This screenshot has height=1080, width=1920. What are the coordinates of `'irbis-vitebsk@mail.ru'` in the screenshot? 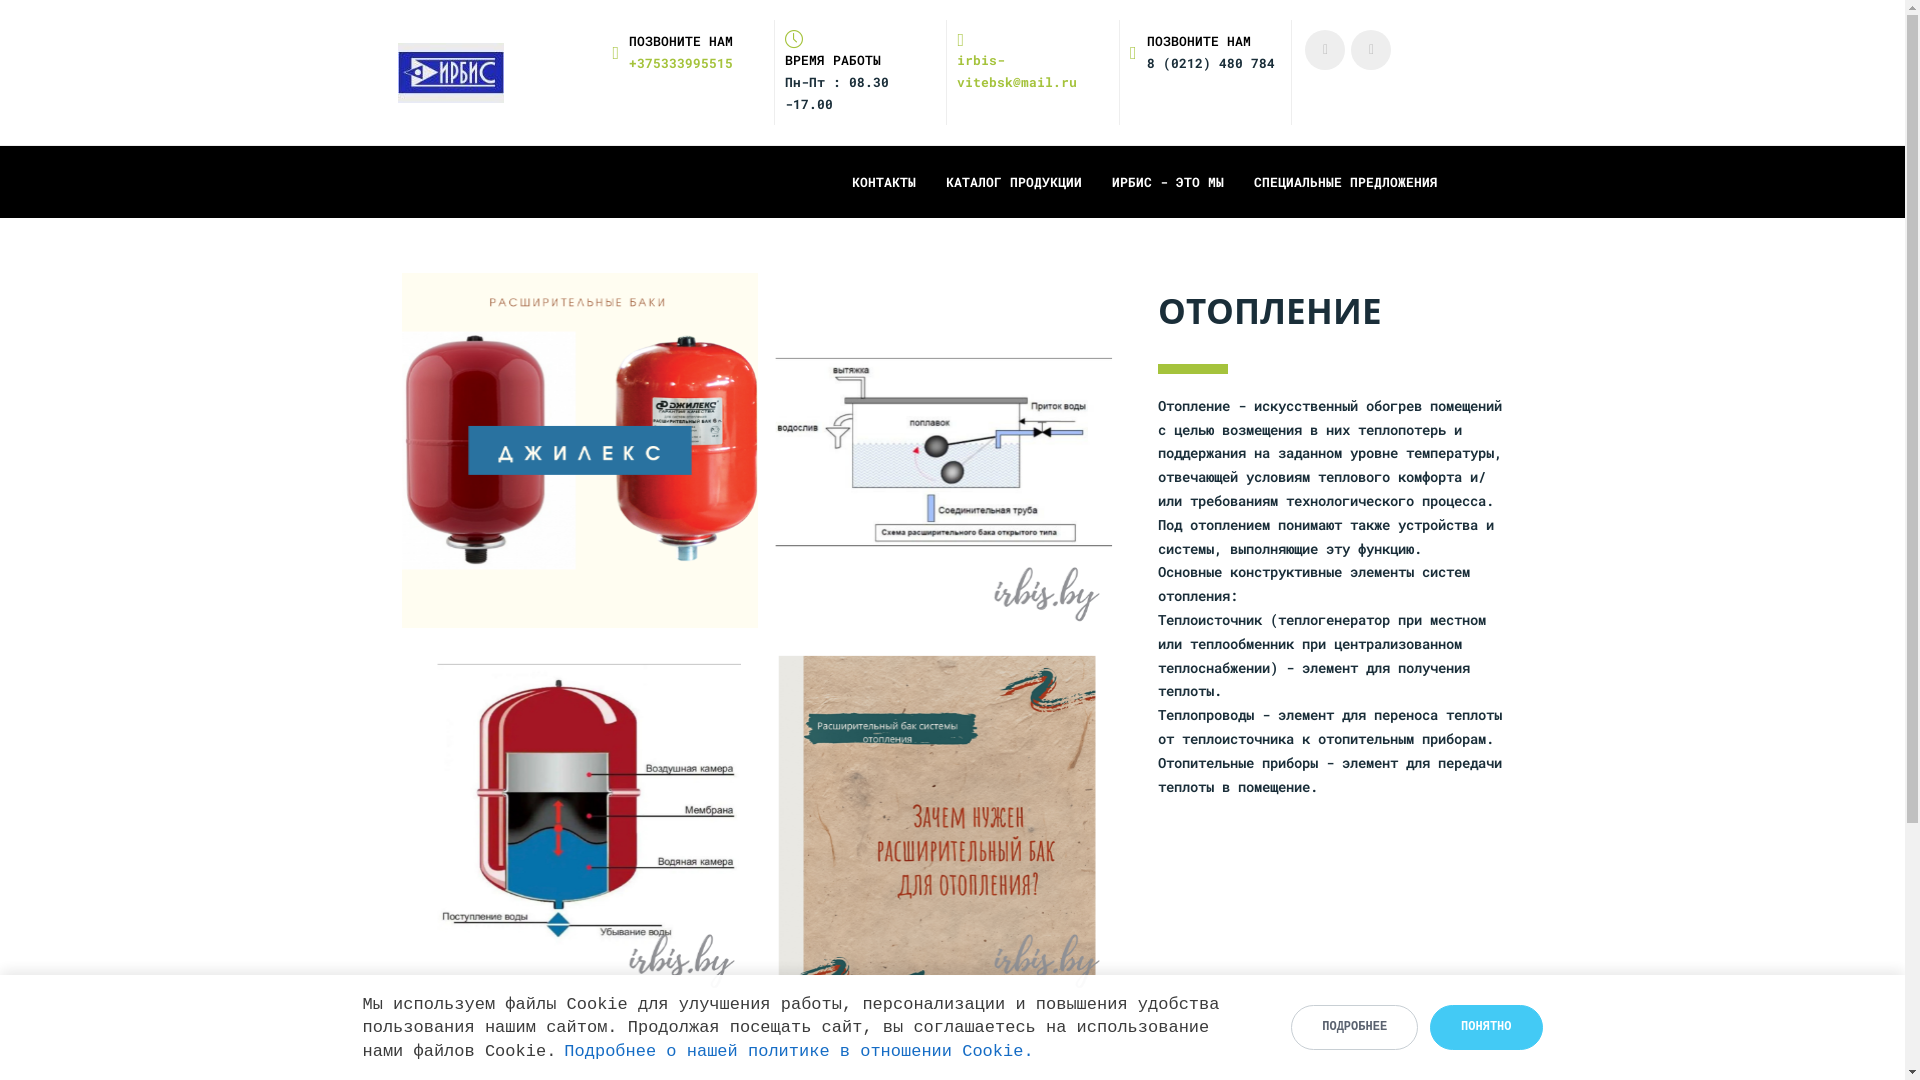 It's located at (1032, 60).